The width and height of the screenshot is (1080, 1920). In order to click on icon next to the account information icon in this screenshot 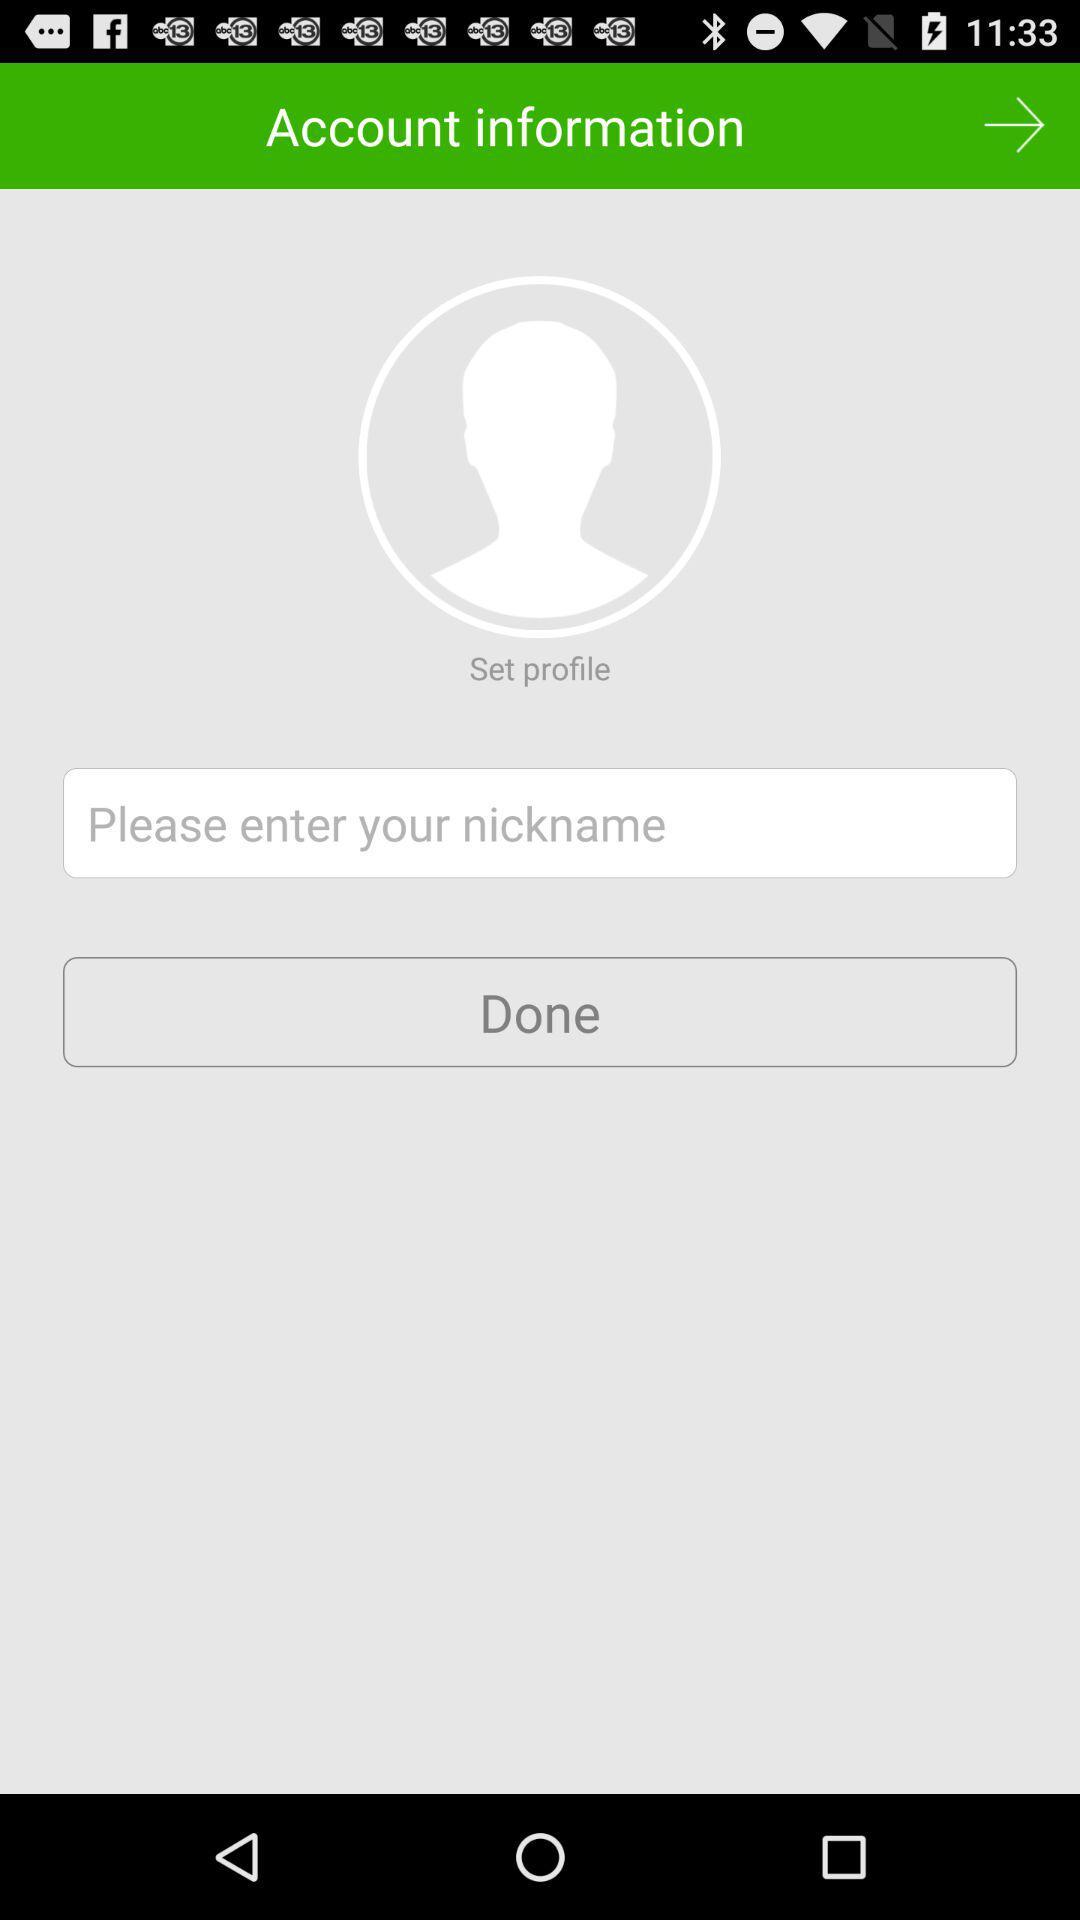, I will do `click(1014, 124)`.